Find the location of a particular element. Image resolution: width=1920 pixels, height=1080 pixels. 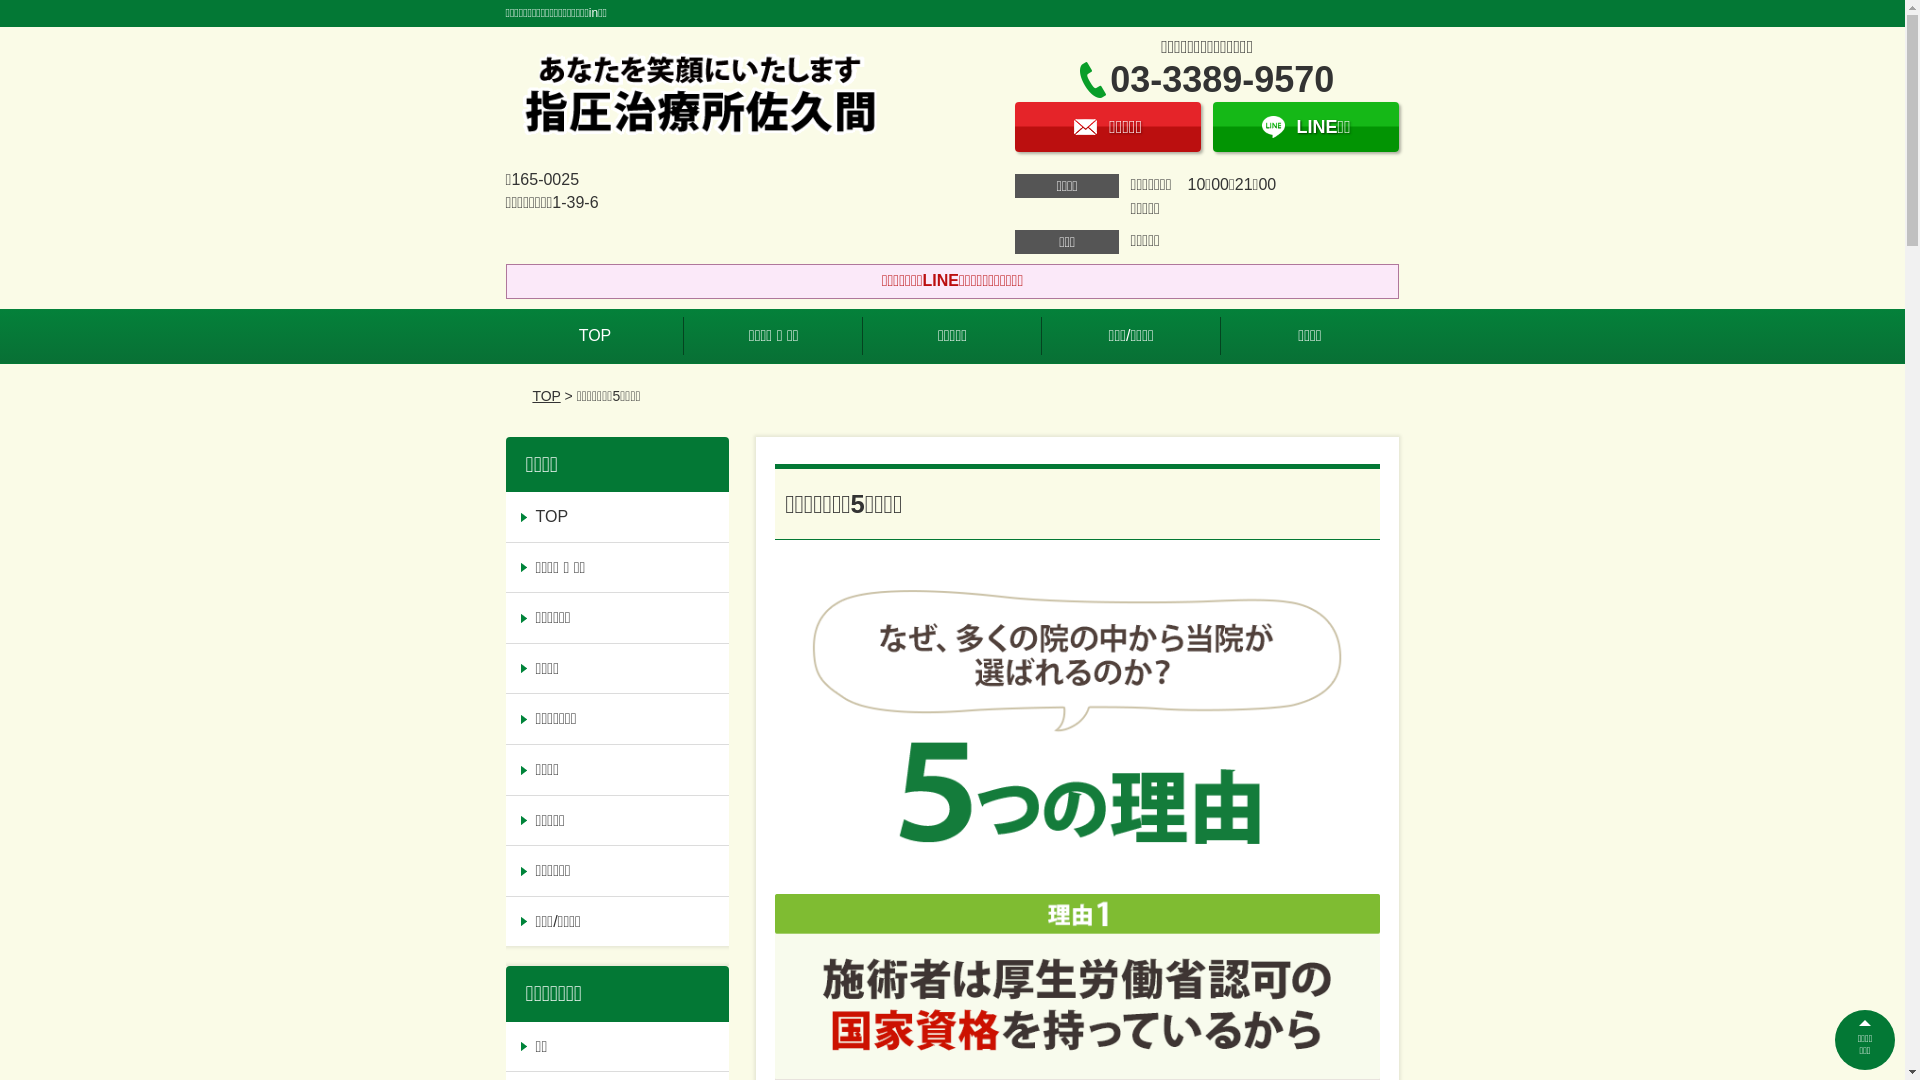

'TOP' is located at coordinates (594, 334).